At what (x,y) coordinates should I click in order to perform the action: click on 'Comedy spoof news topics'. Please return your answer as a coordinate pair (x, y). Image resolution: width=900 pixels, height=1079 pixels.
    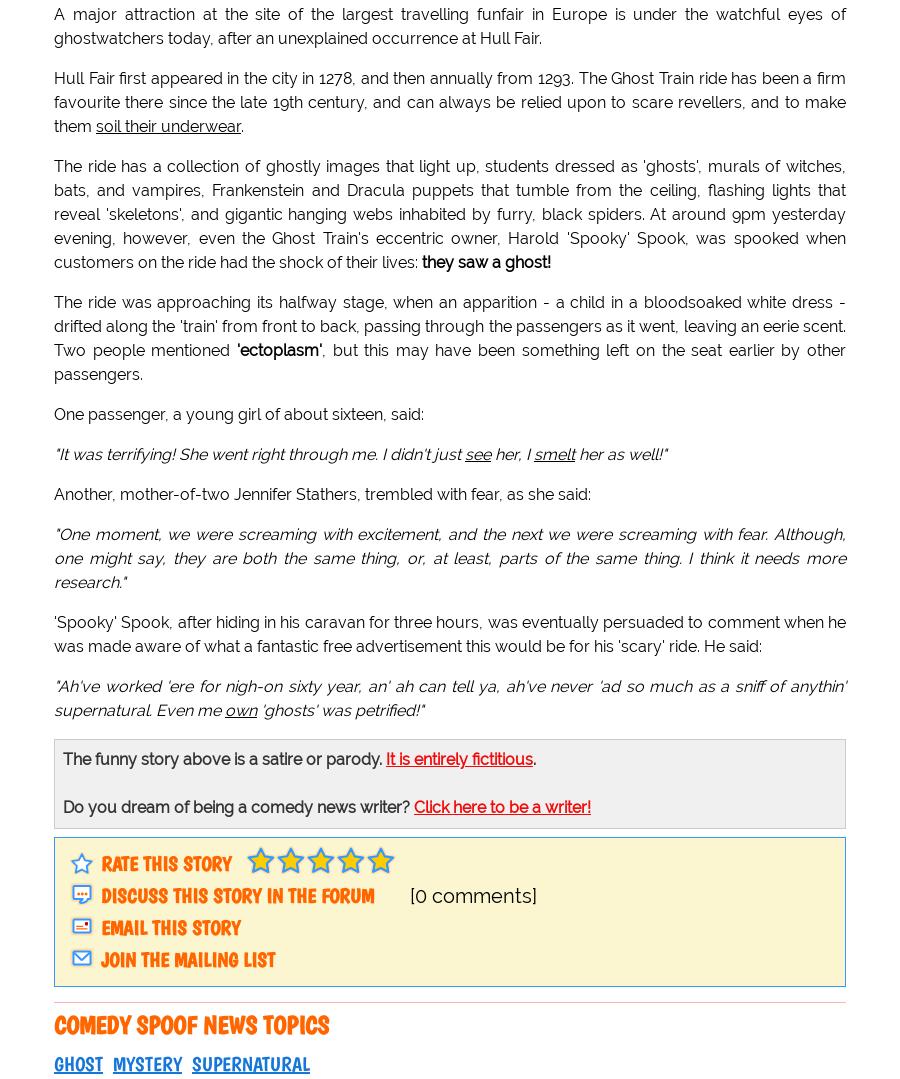
    Looking at the image, I should click on (53, 1025).